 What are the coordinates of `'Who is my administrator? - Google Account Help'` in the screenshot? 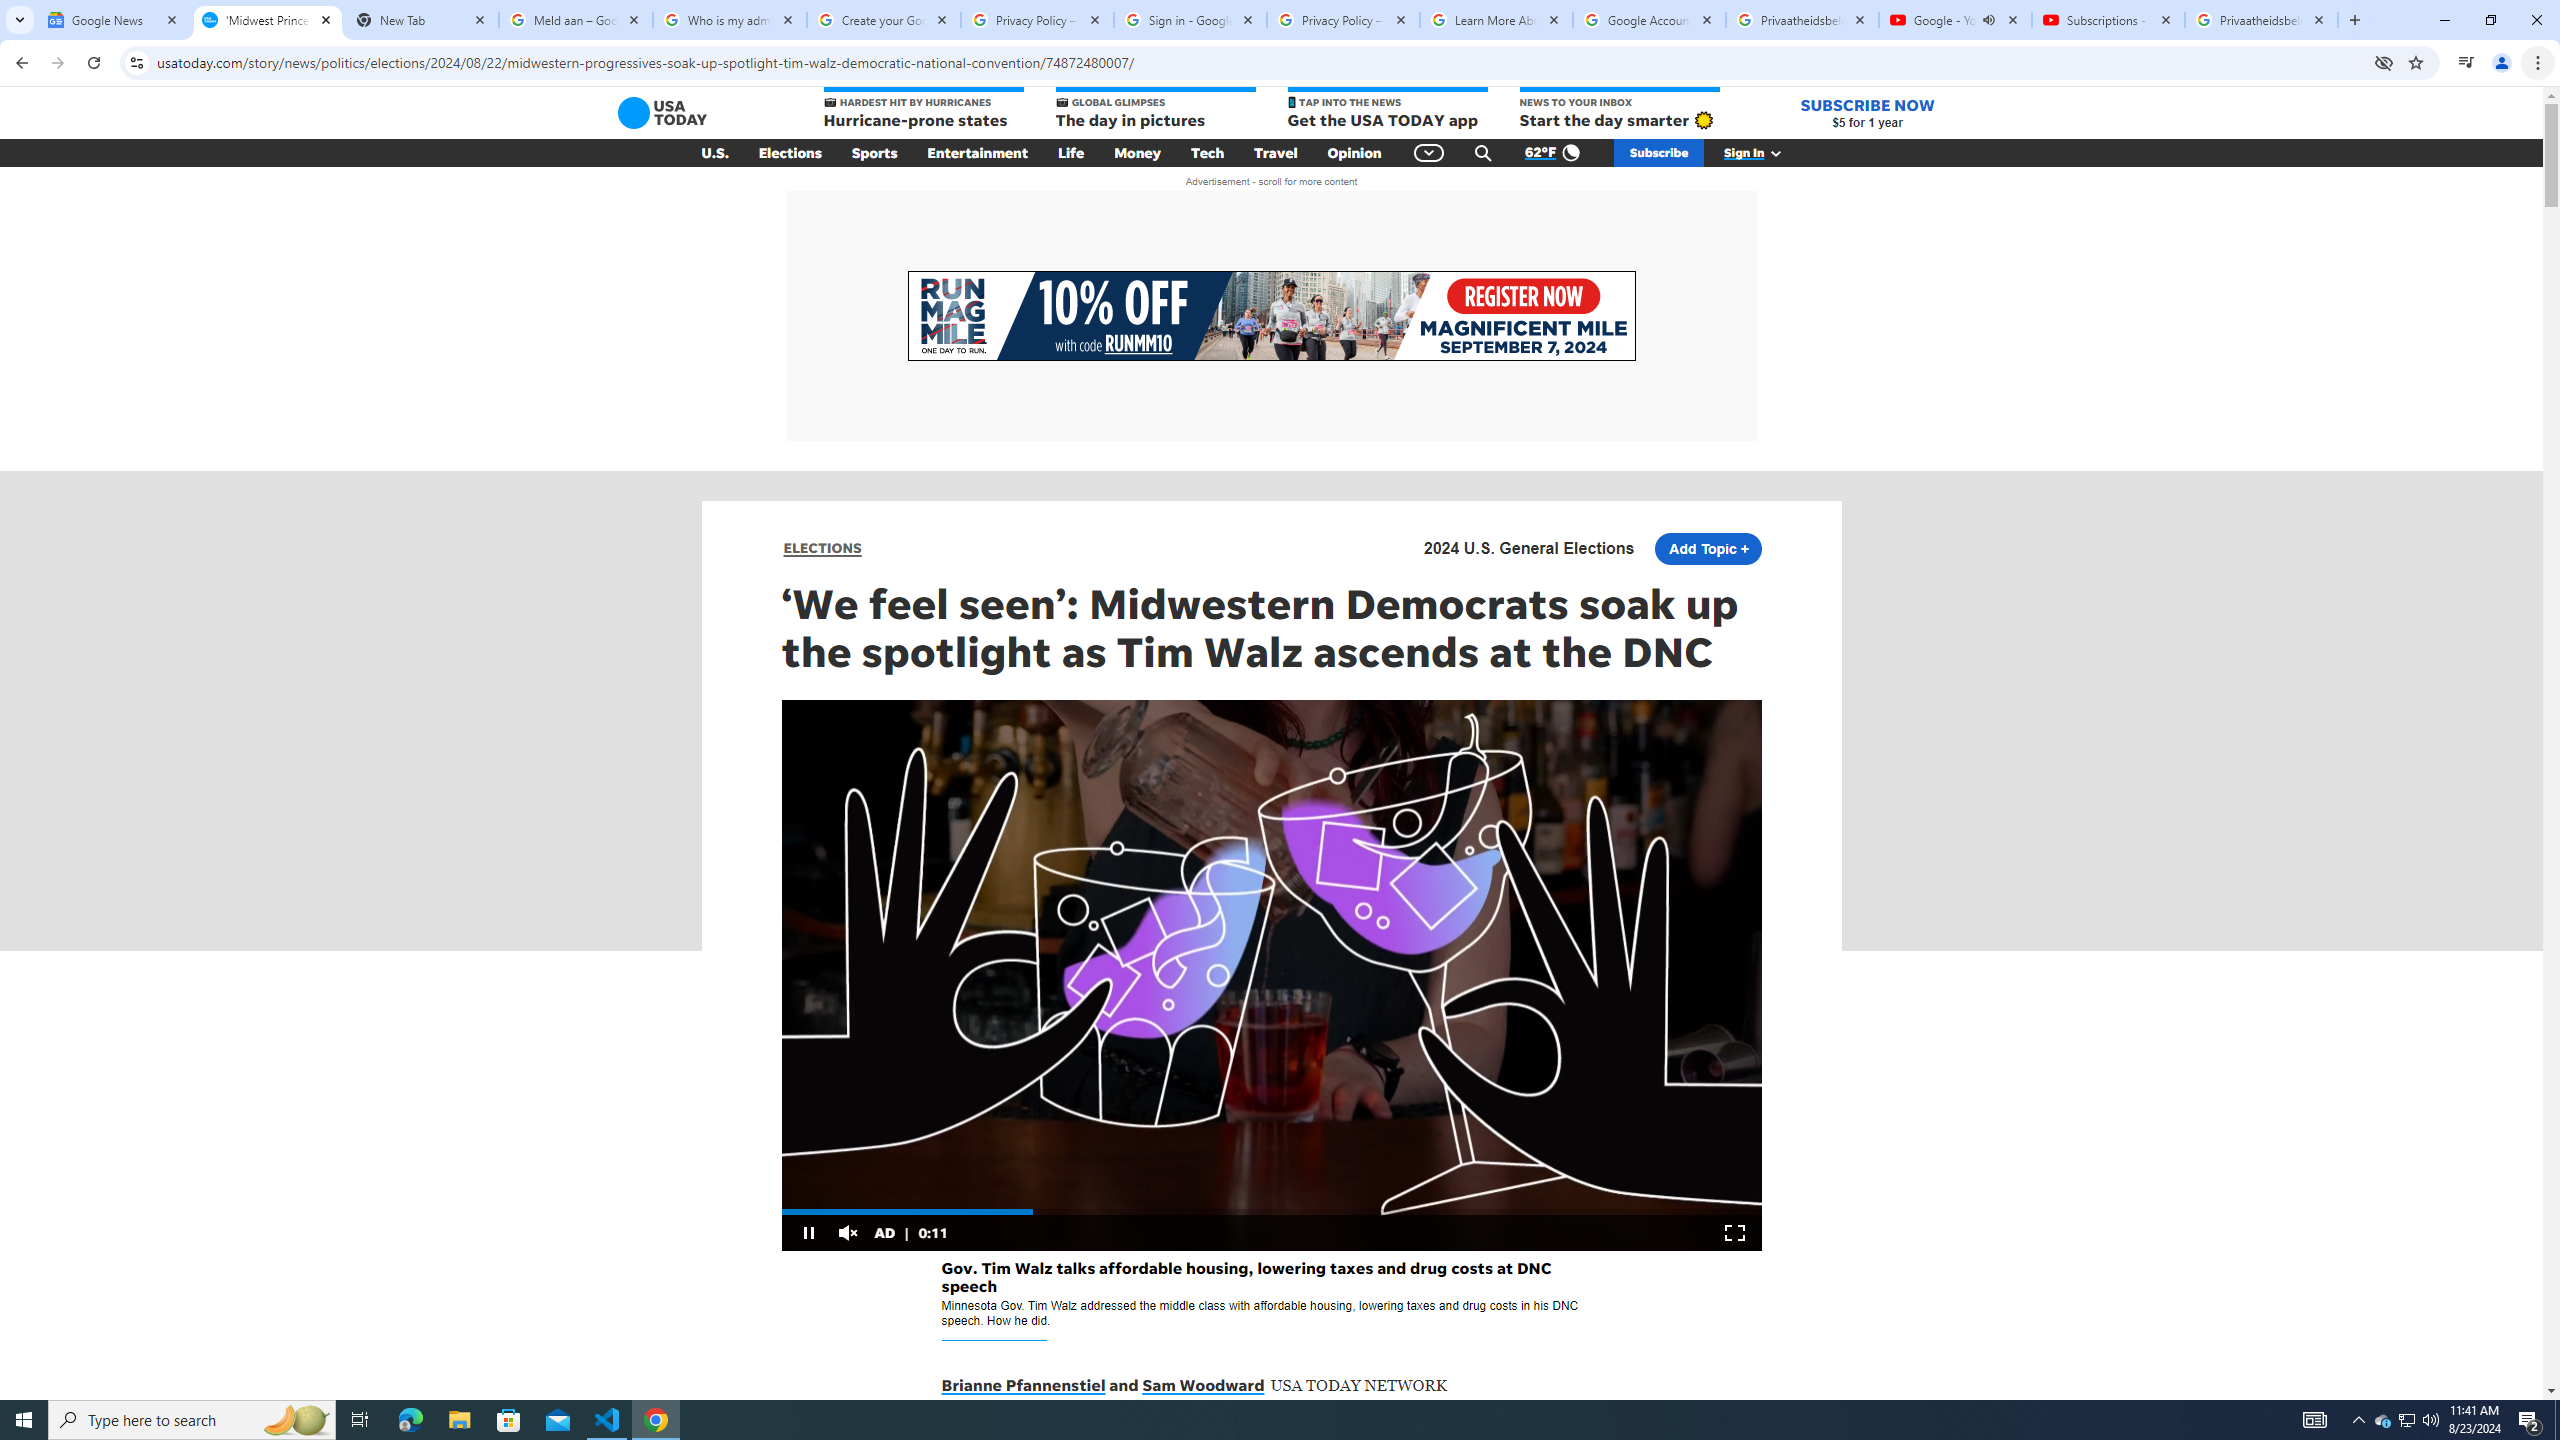 It's located at (729, 19).